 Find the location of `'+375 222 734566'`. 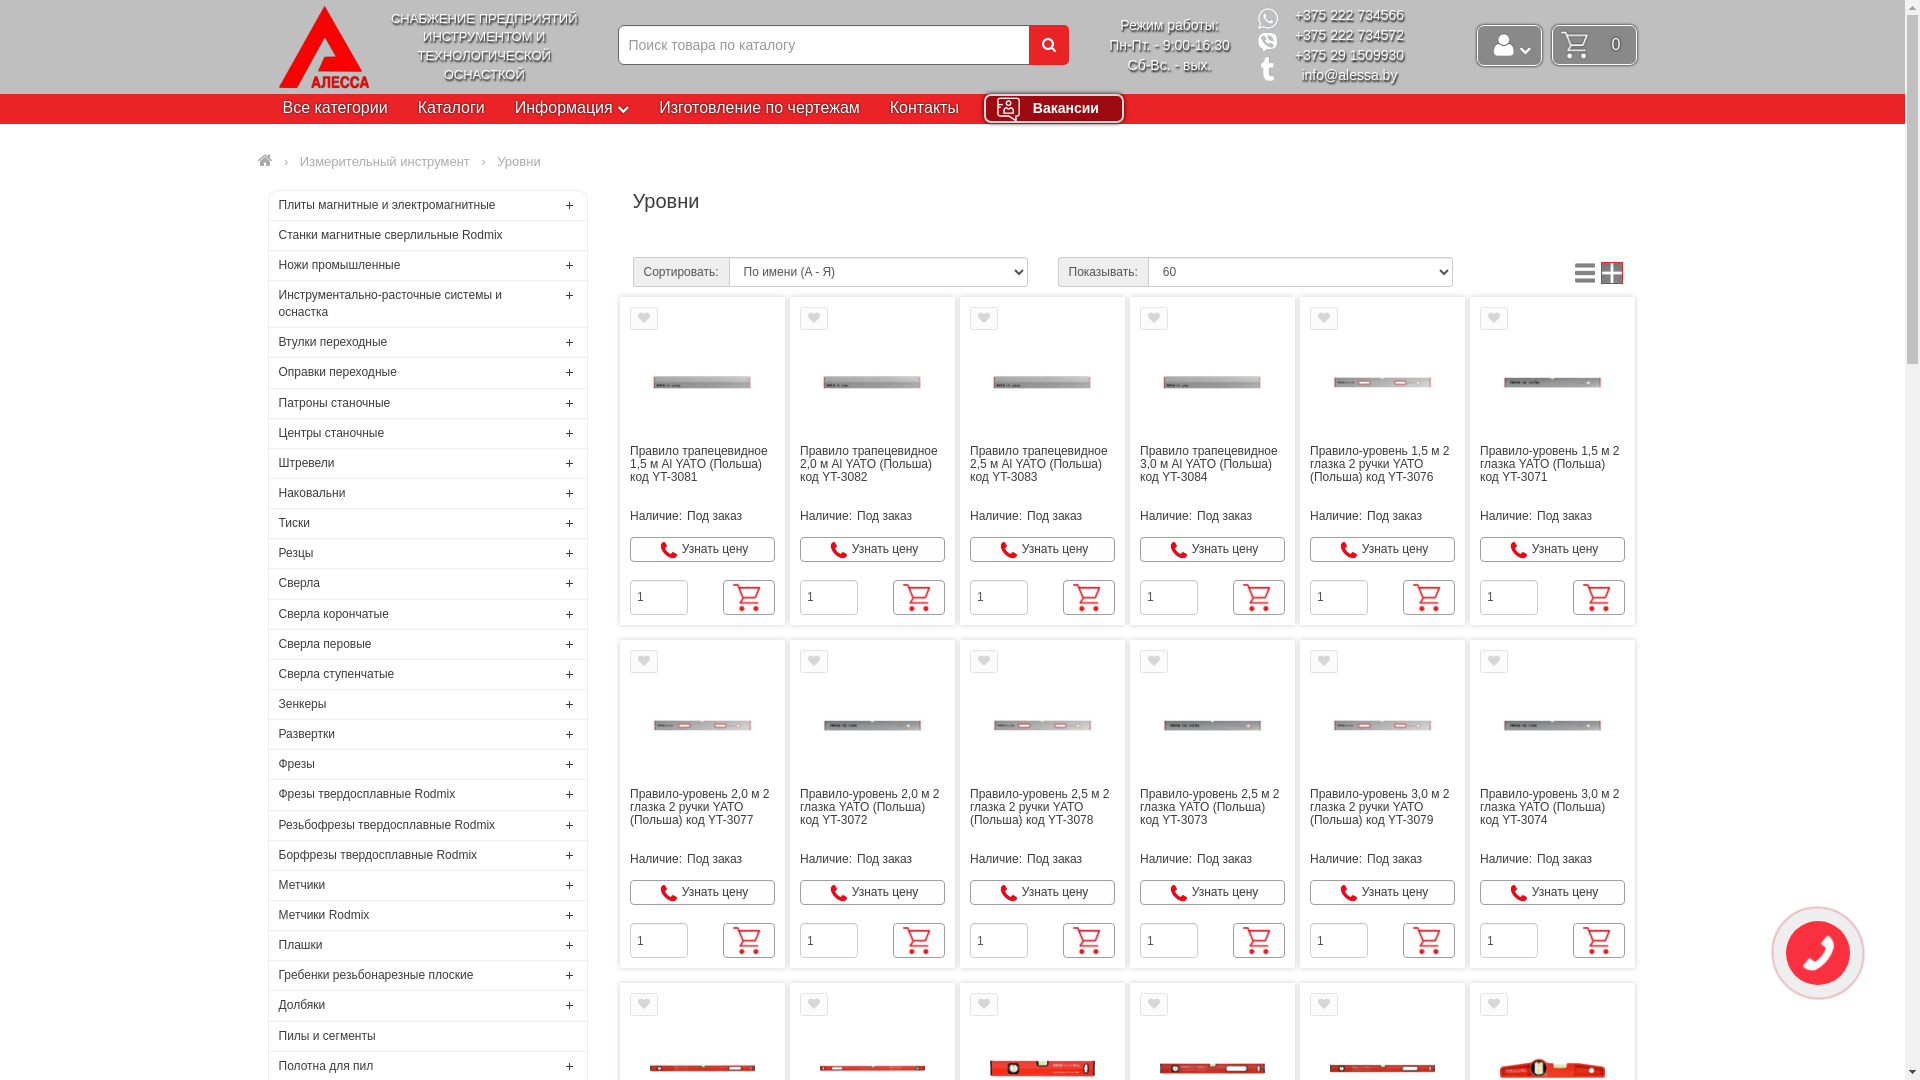

'+375 222 734566' is located at coordinates (1349, 15).